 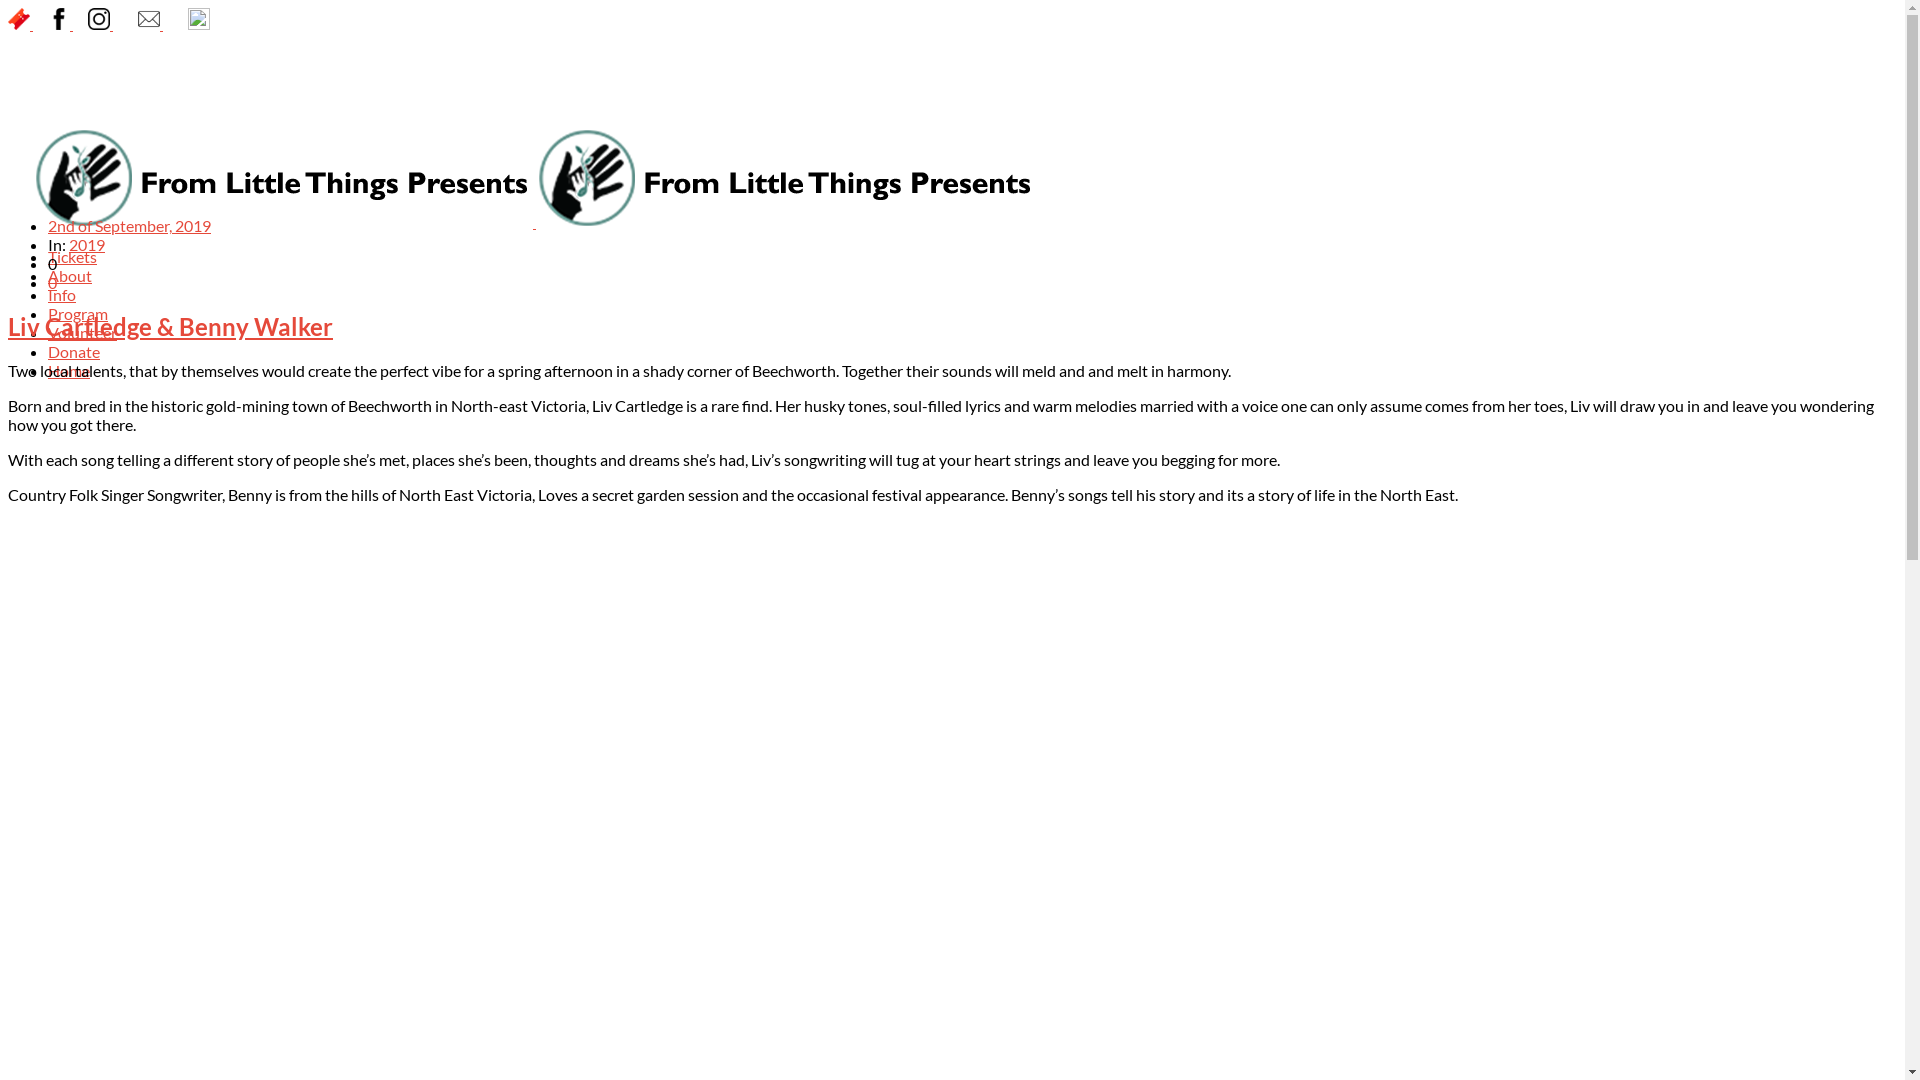 I want to click on '2nd of September, 2019', so click(x=48, y=225).